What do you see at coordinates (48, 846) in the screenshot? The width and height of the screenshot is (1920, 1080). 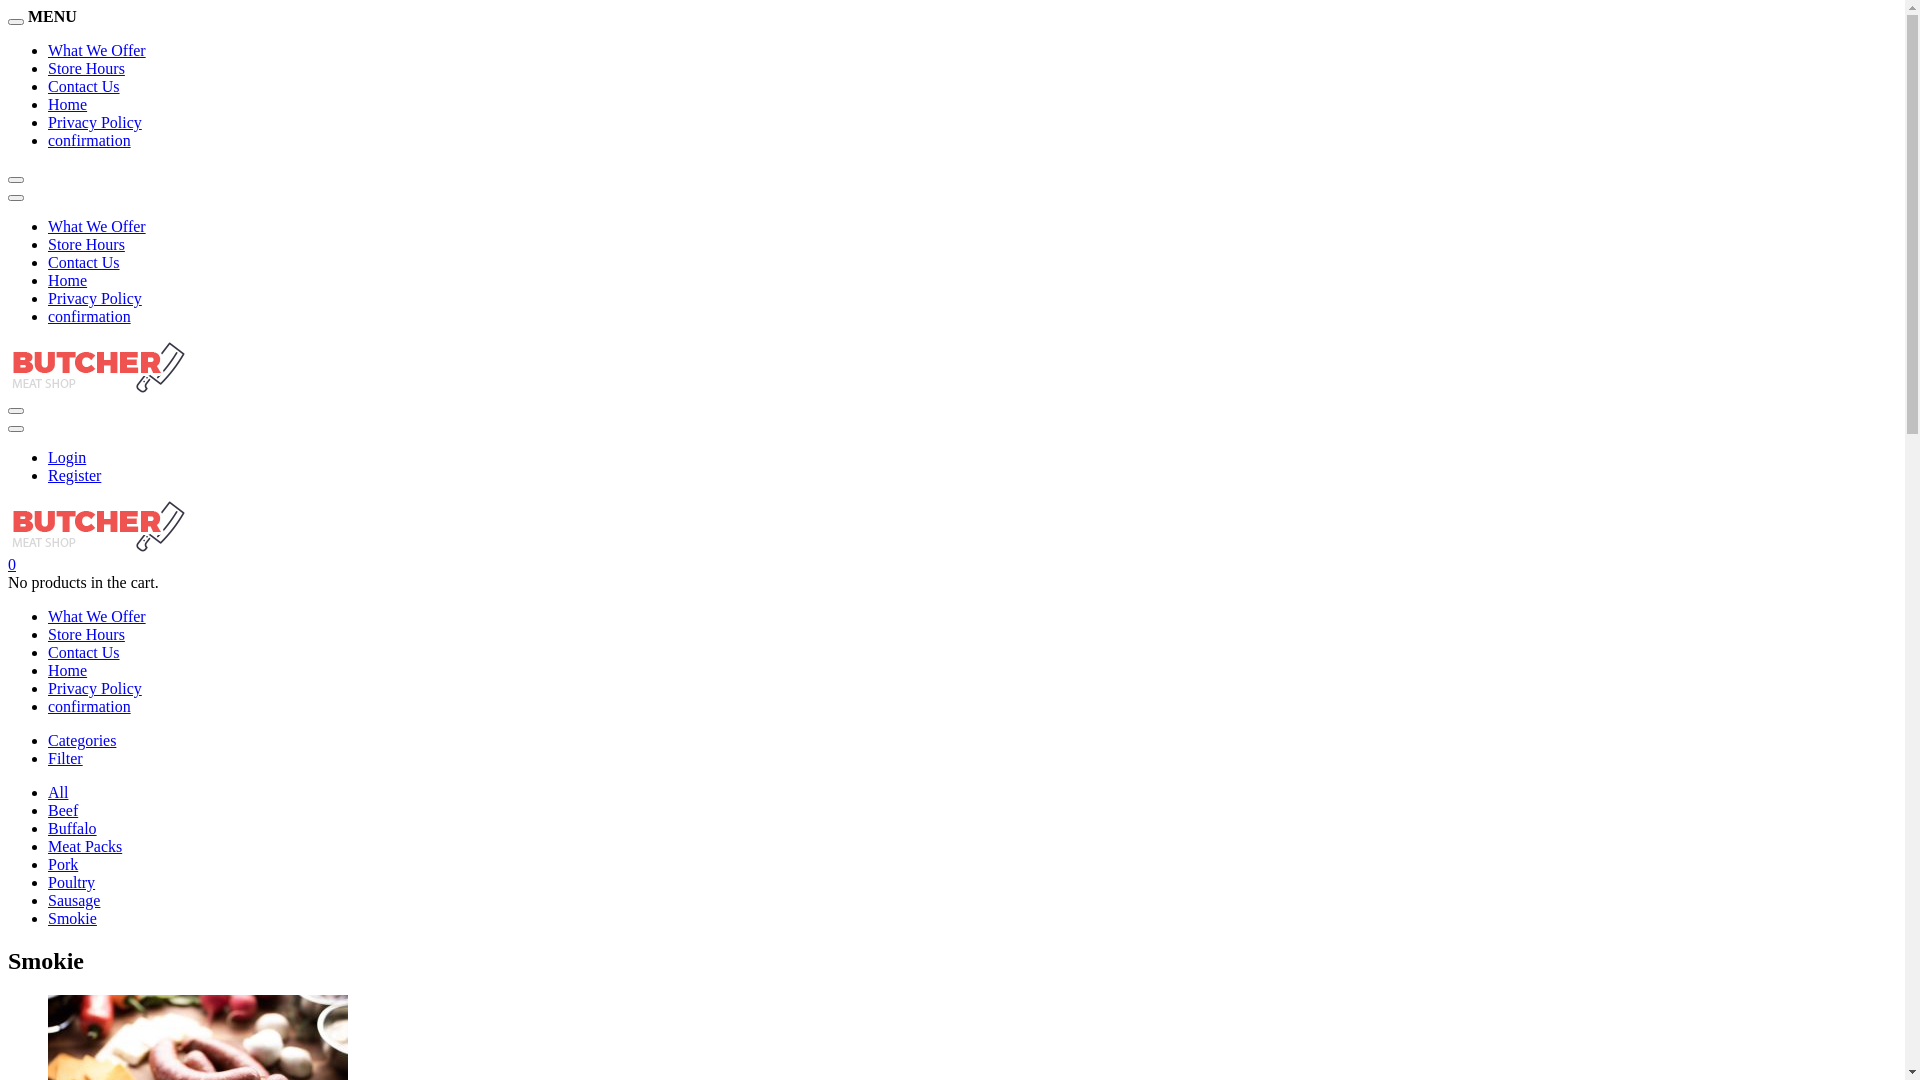 I see `'Meat Packs'` at bounding box center [48, 846].